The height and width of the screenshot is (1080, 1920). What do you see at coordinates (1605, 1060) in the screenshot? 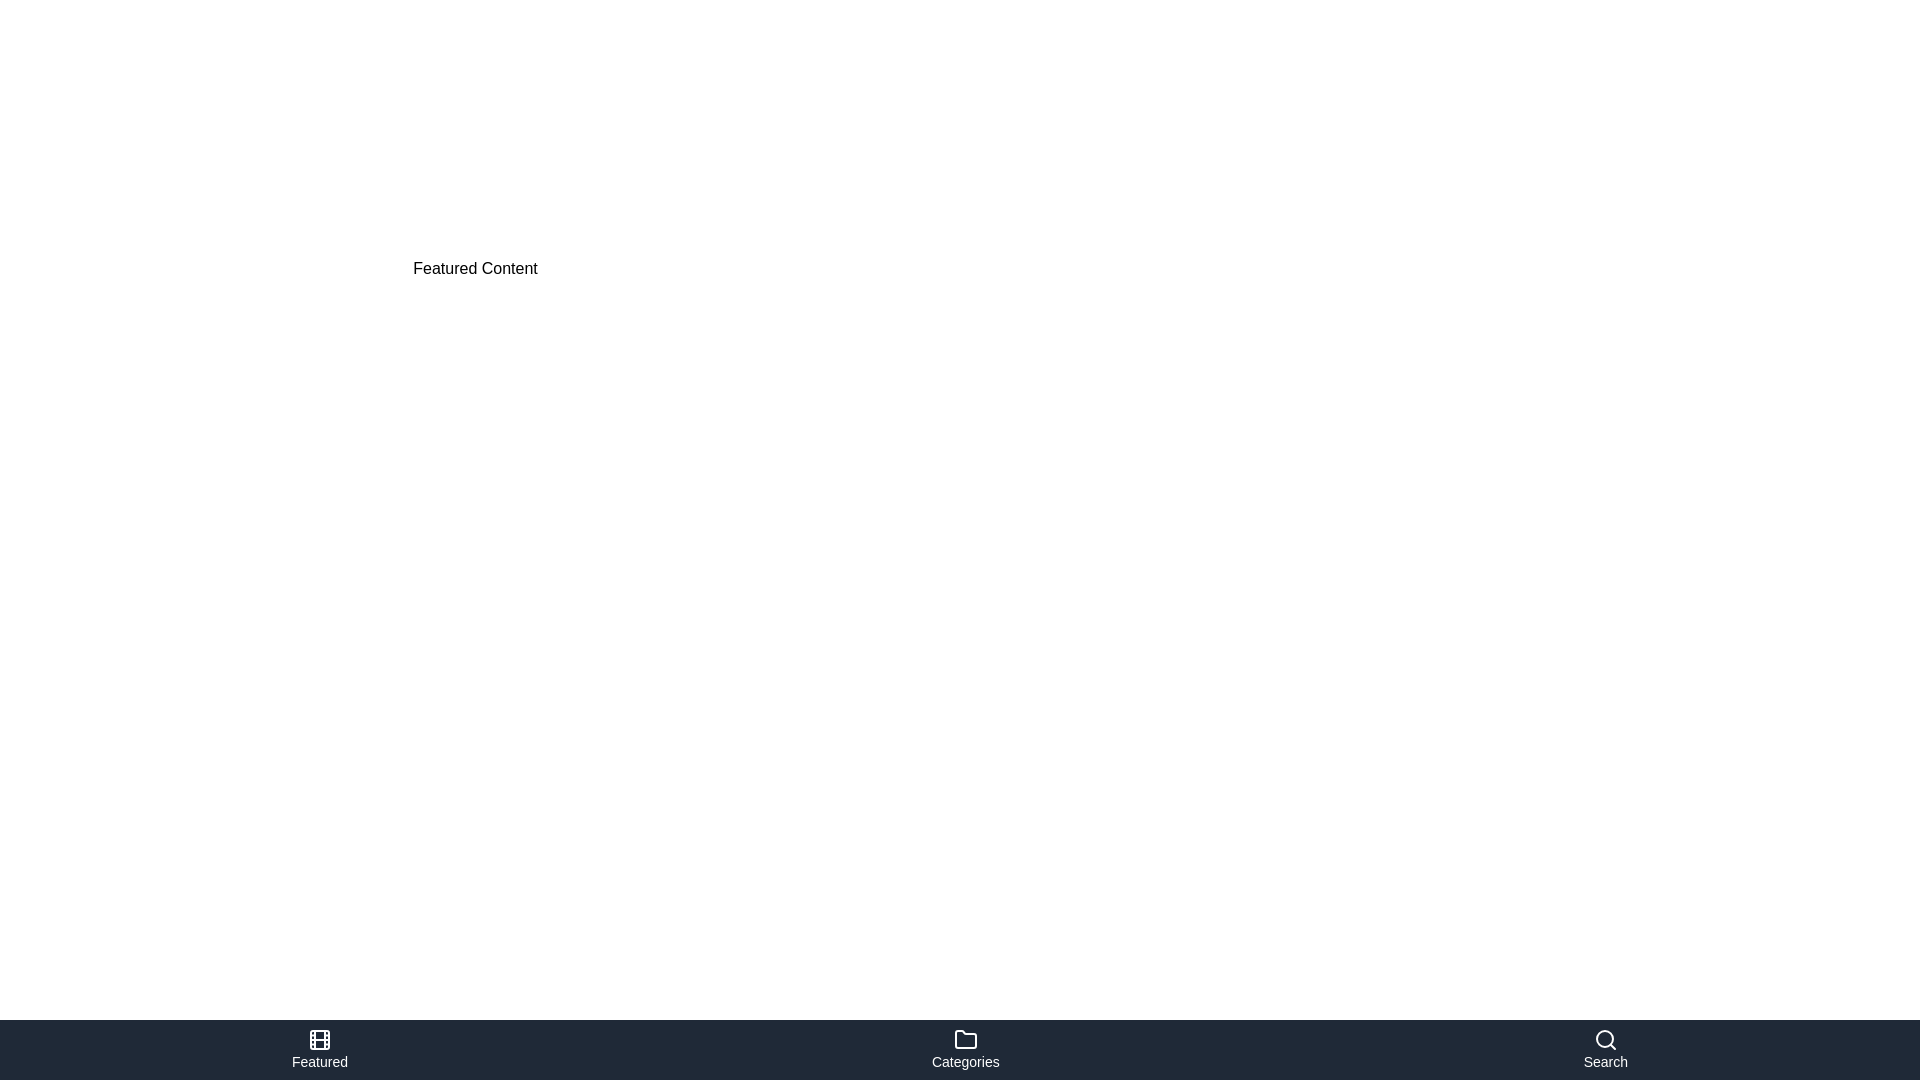
I see `the text label reading 'Search' located in the bottom navigation bar, centered below the magnifying glass icon` at bounding box center [1605, 1060].